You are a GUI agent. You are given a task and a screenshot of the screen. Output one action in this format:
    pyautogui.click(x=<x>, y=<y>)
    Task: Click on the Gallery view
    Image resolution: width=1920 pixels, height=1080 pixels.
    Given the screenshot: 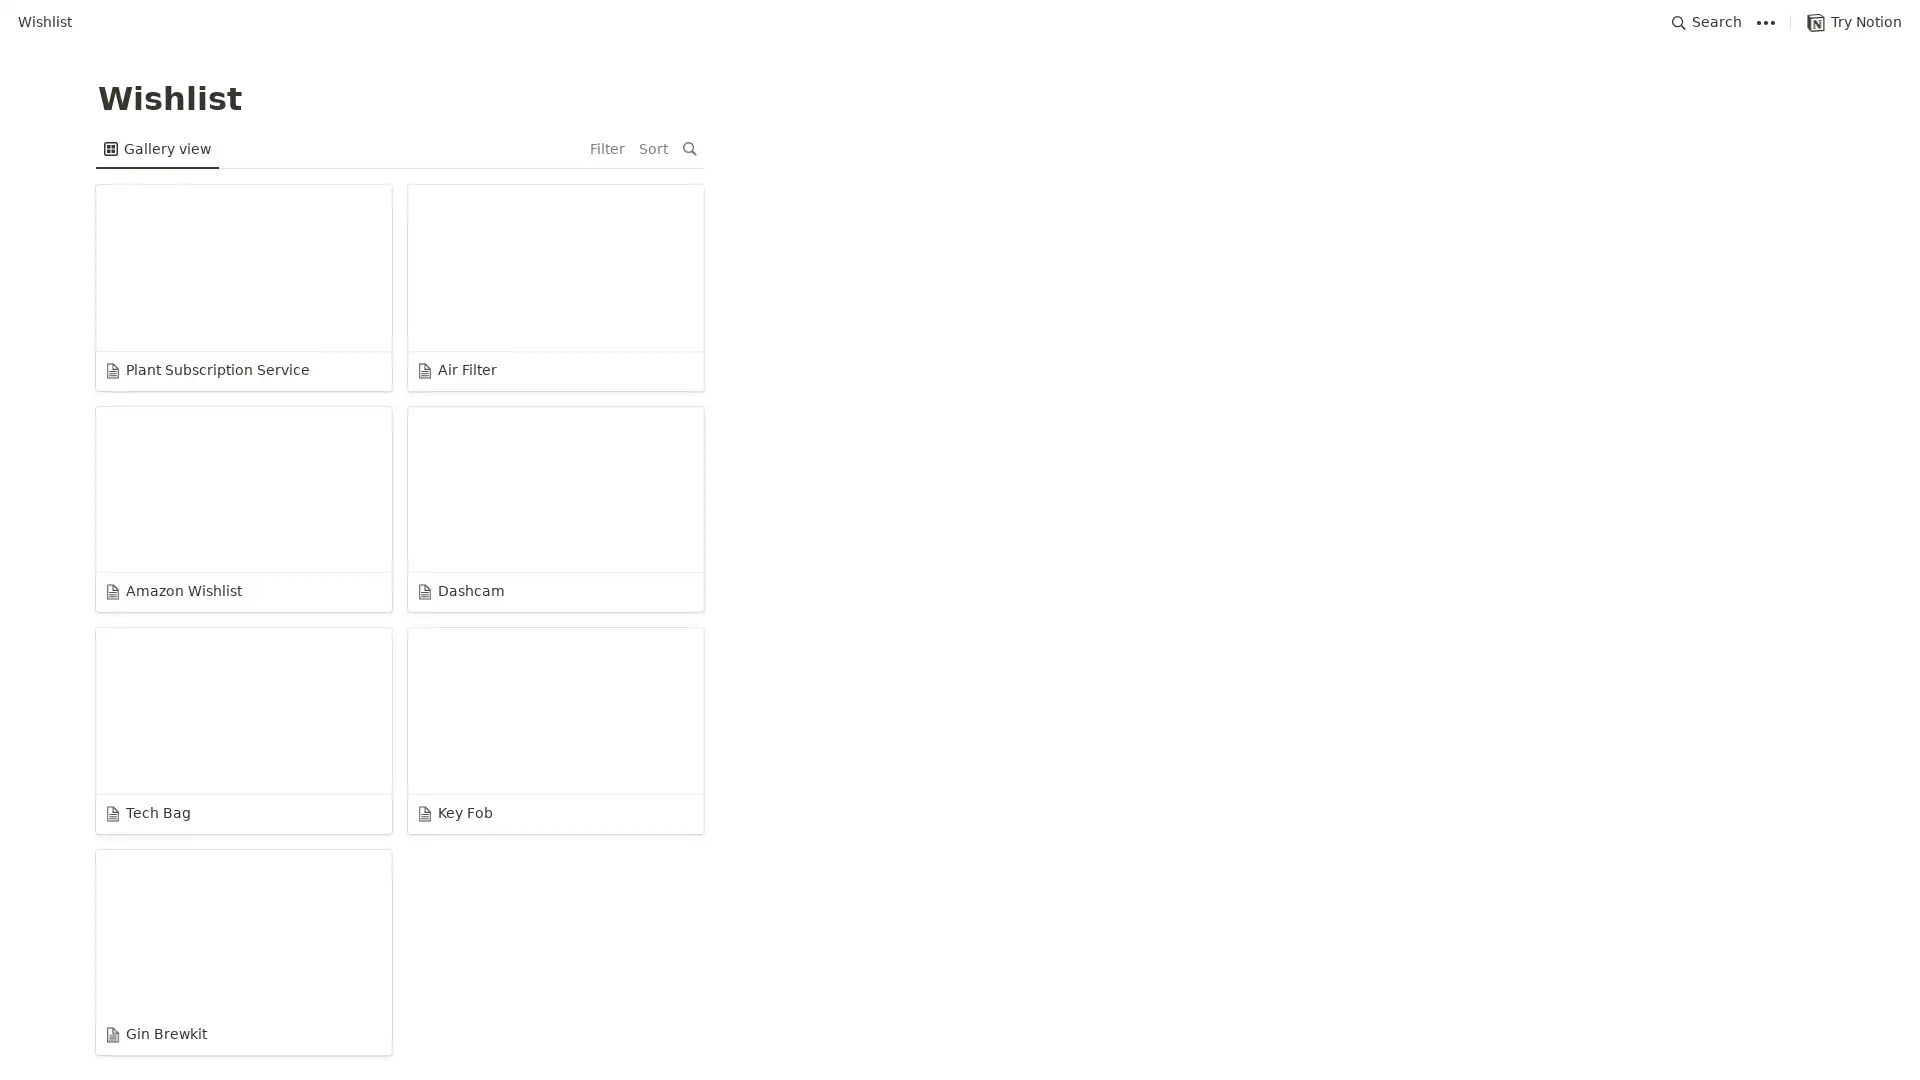 What is the action you would take?
    pyautogui.click(x=156, y=148)
    